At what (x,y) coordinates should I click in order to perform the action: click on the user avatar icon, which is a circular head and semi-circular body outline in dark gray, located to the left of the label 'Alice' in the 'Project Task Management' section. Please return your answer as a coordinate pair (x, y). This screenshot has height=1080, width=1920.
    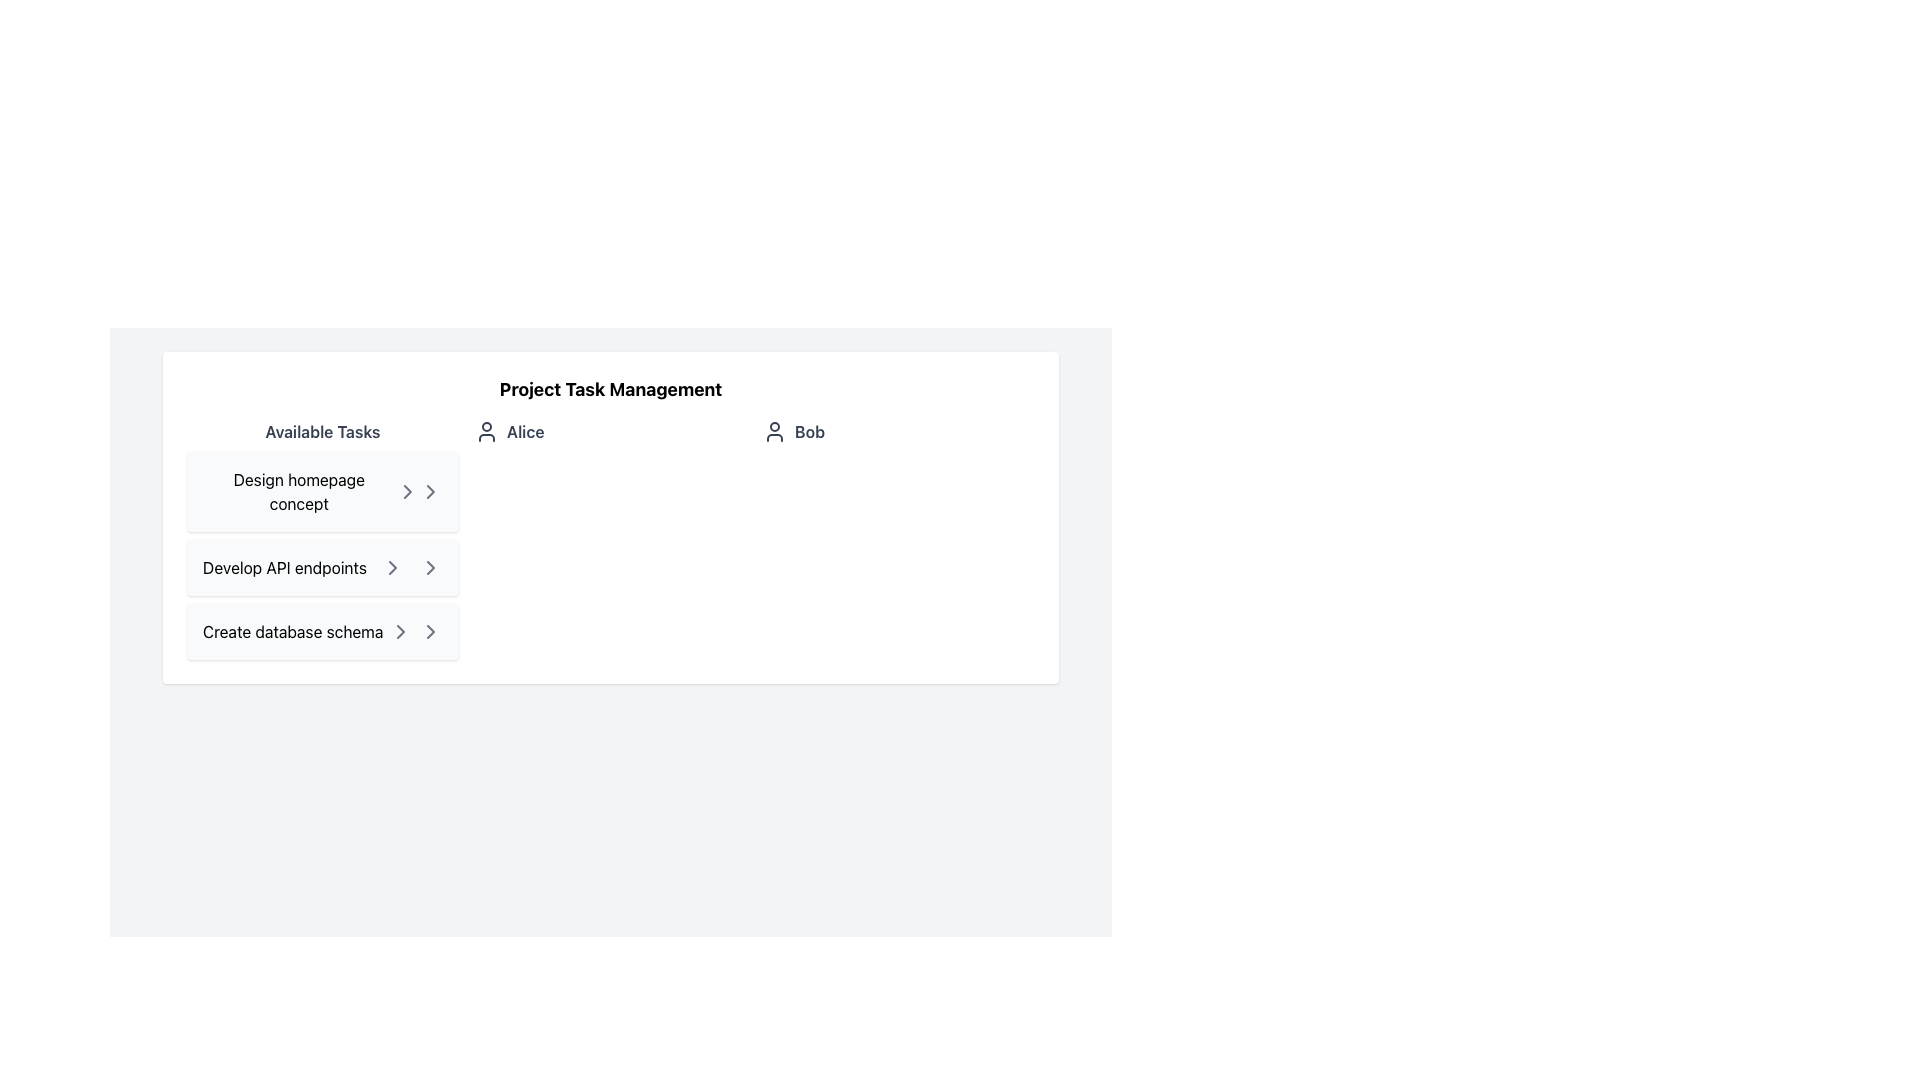
    Looking at the image, I should click on (486, 431).